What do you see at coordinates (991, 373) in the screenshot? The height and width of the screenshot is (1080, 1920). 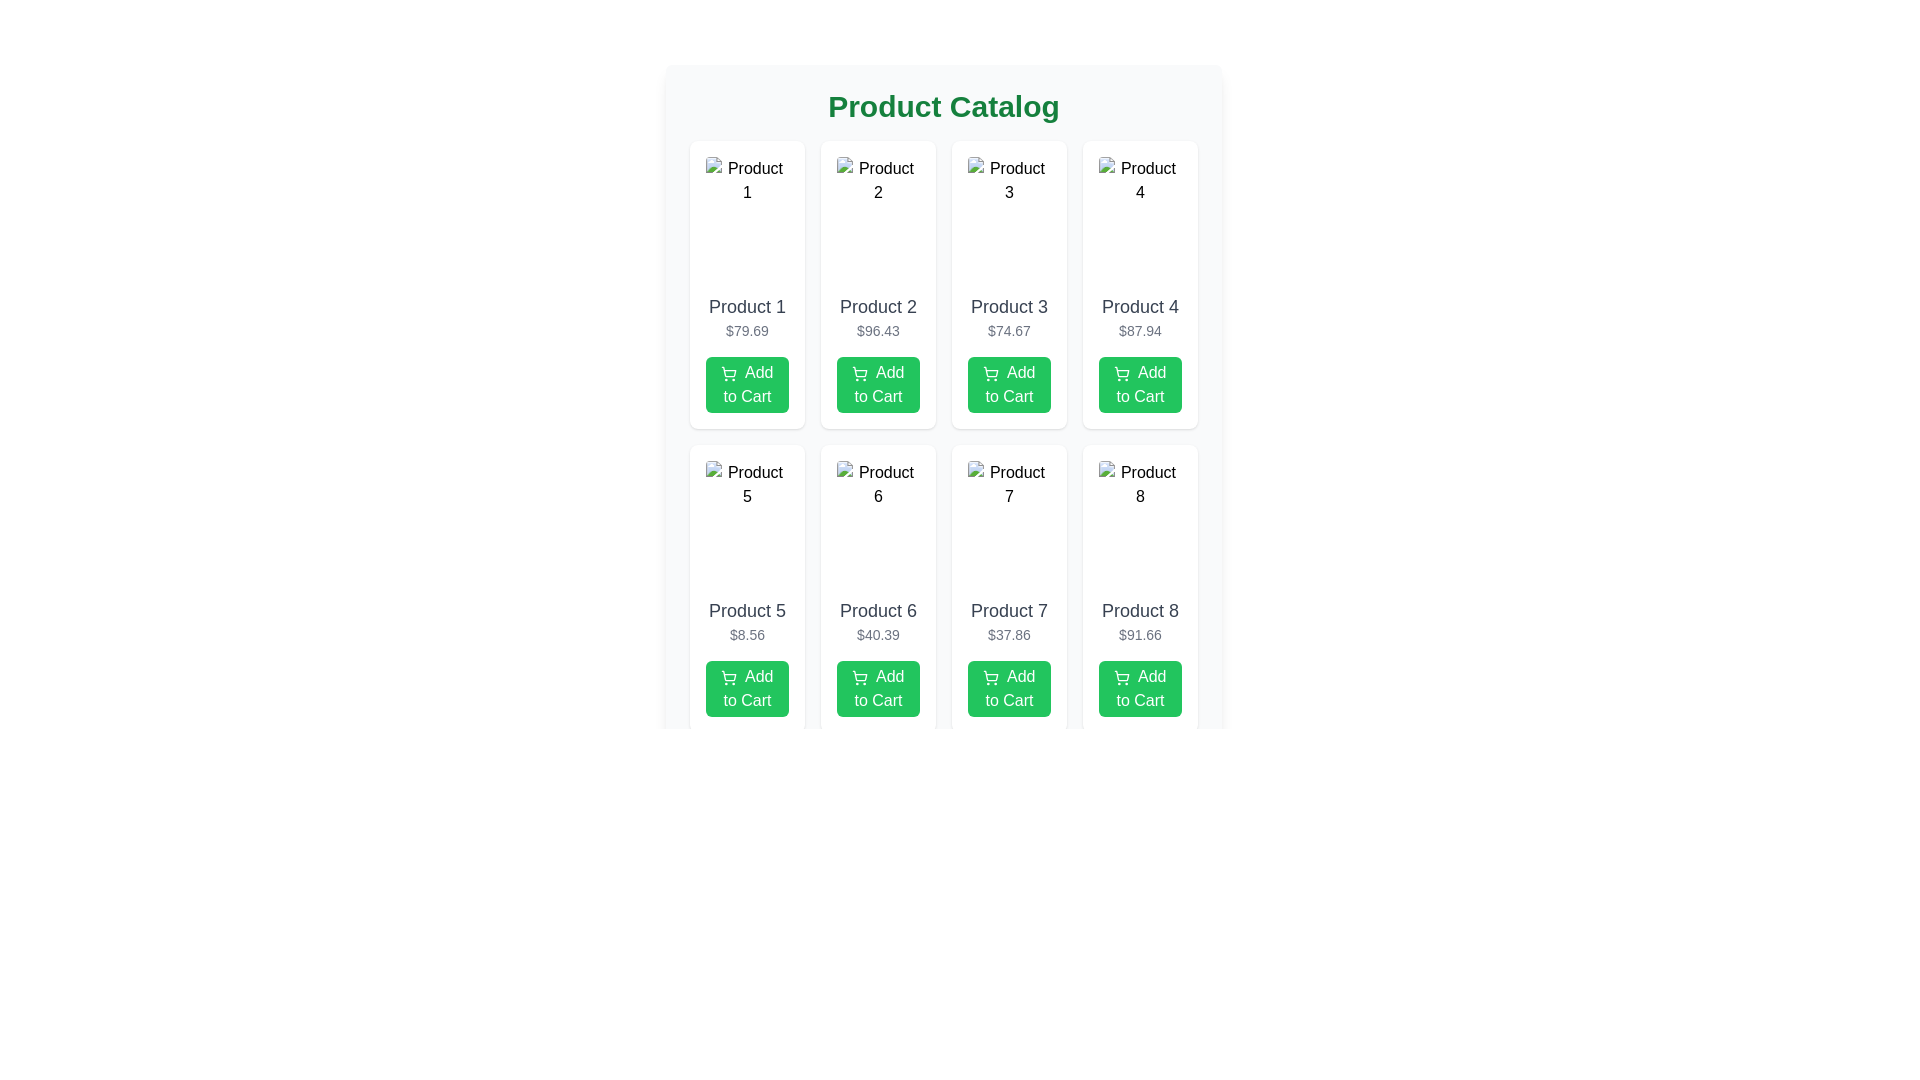 I see `the 'Add to Cart' icon located to the left of the button's text label for the third product in the Product Catalog for visual clarity` at bounding box center [991, 373].